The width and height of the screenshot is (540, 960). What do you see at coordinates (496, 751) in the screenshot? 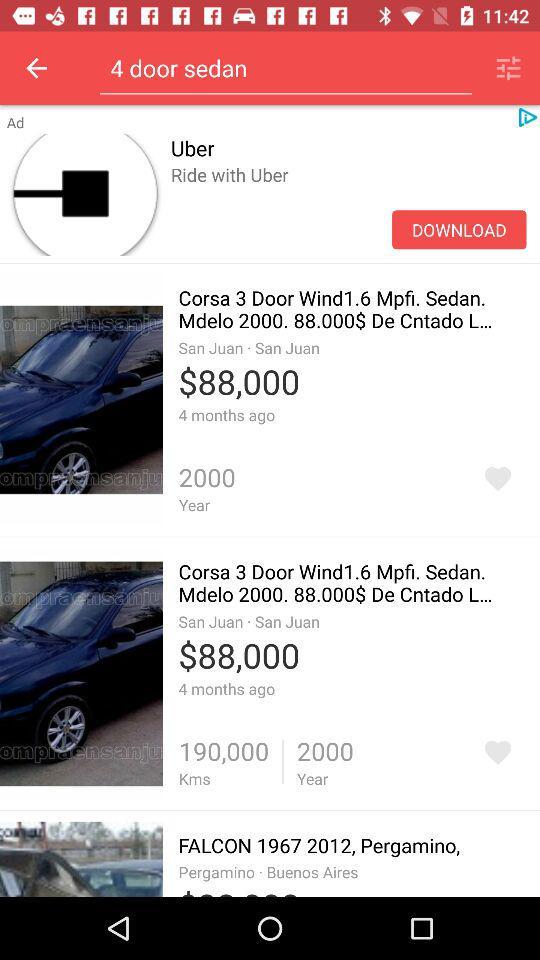
I see `favorite` at bounding box center [496, 751].